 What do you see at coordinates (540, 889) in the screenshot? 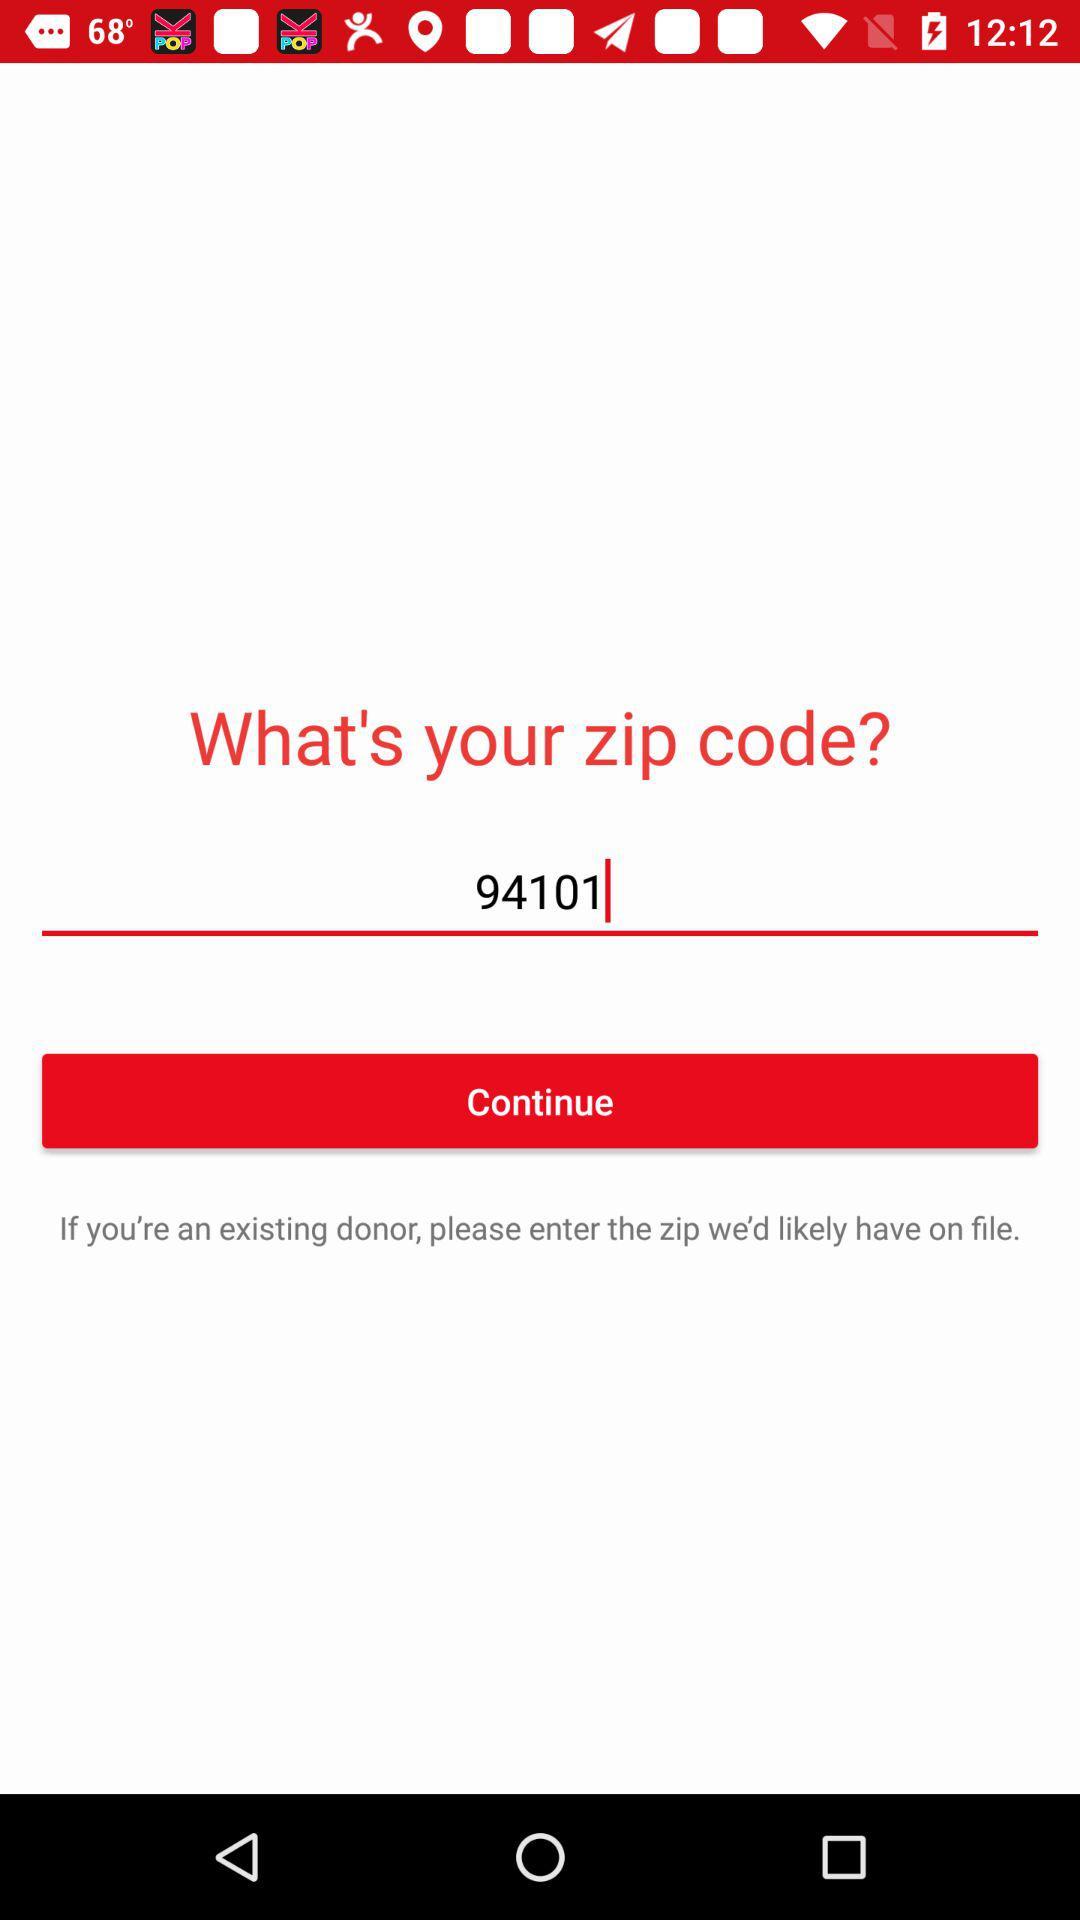
I see `94101 icon` at bounding box center [540, 889].